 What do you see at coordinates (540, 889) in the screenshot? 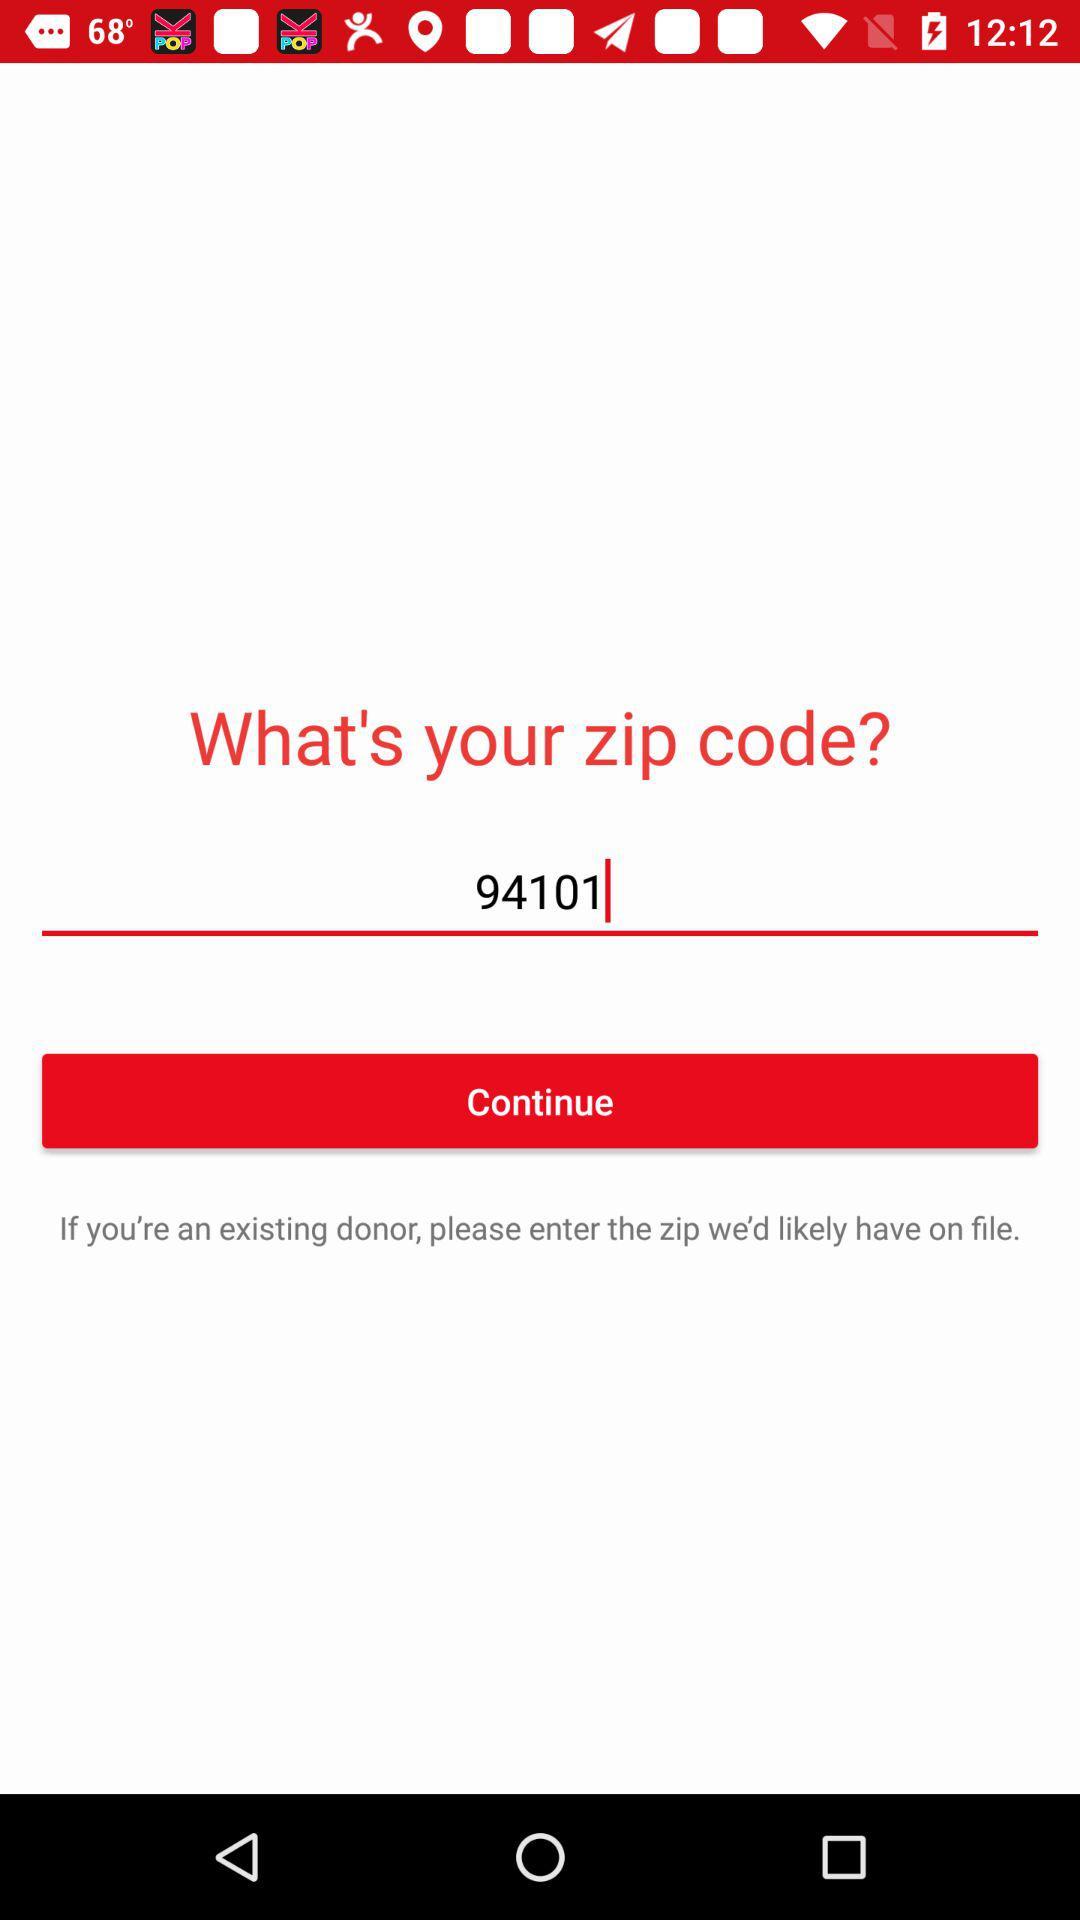
I see `94101 icon` at bounding box center [540, 889].